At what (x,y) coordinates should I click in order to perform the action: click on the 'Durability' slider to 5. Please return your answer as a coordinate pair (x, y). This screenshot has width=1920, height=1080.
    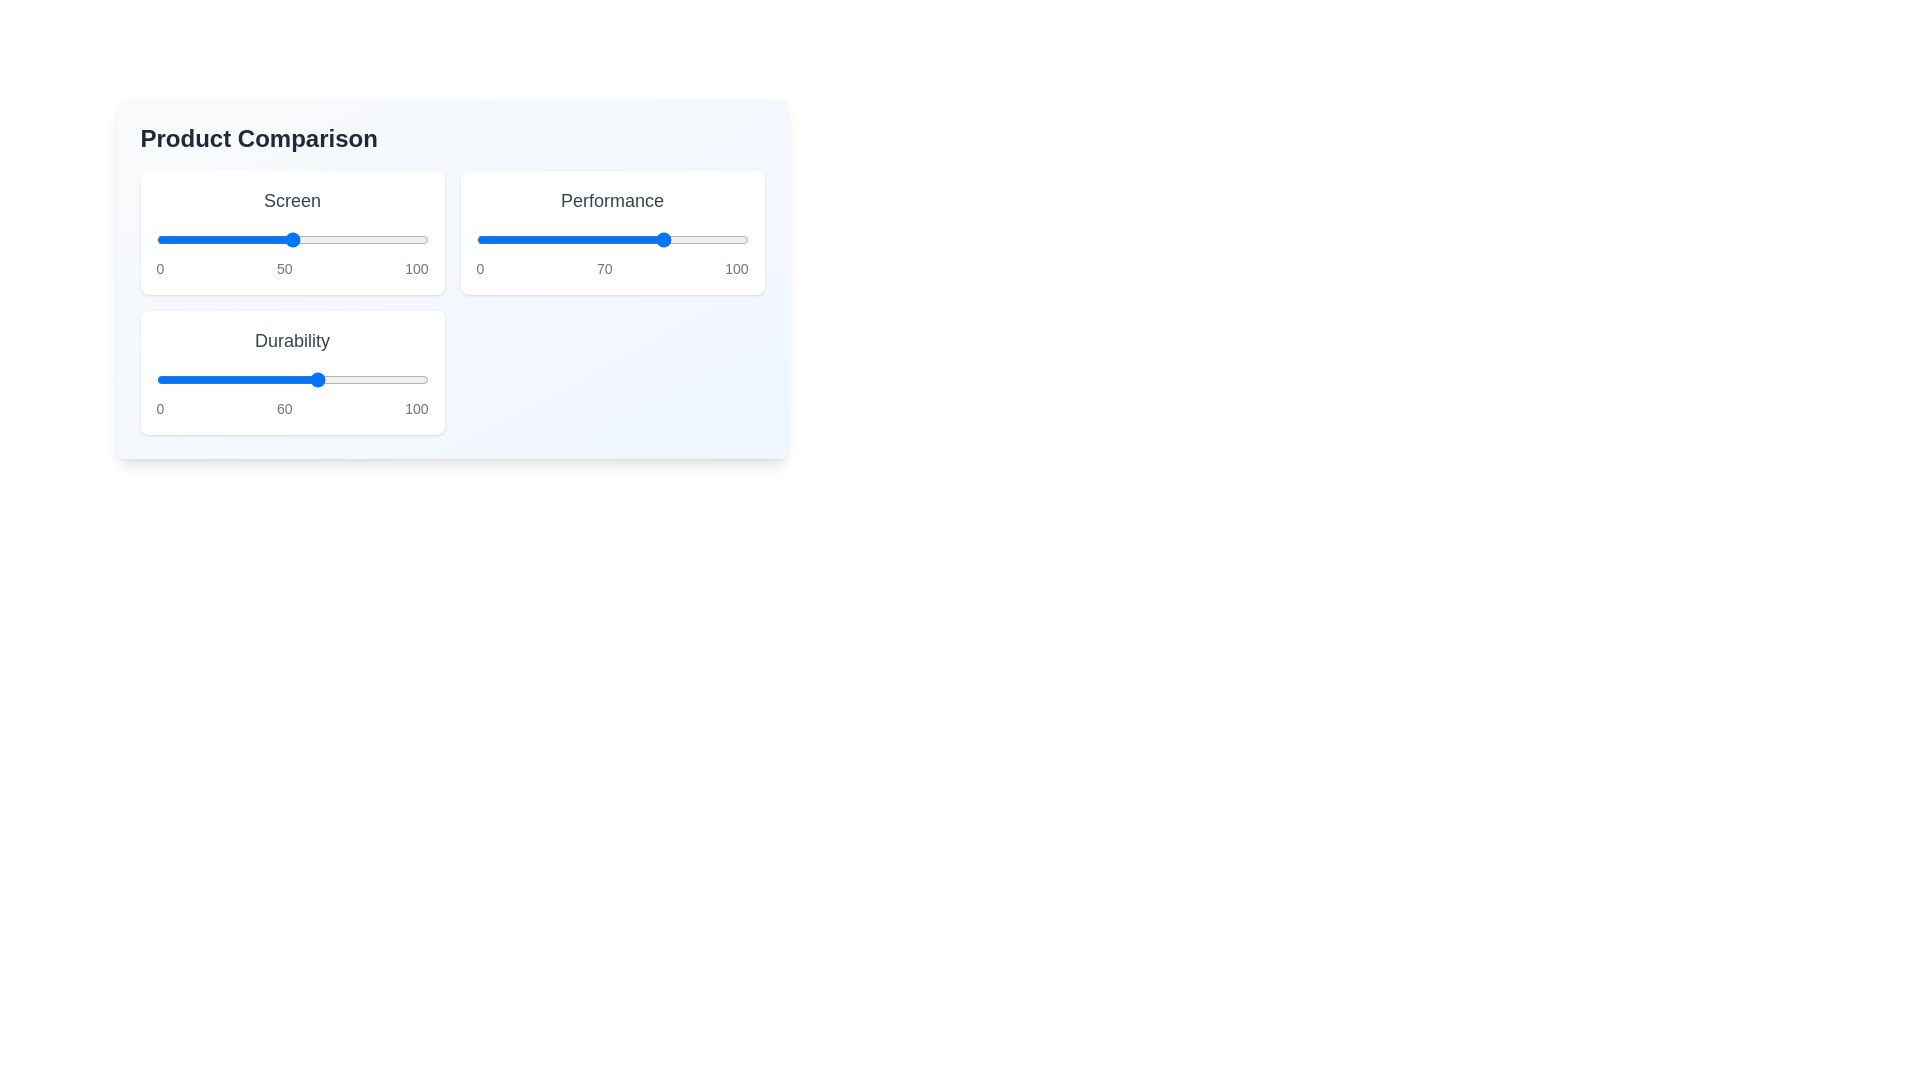
    Looking at the image, I should click on (170, 380).